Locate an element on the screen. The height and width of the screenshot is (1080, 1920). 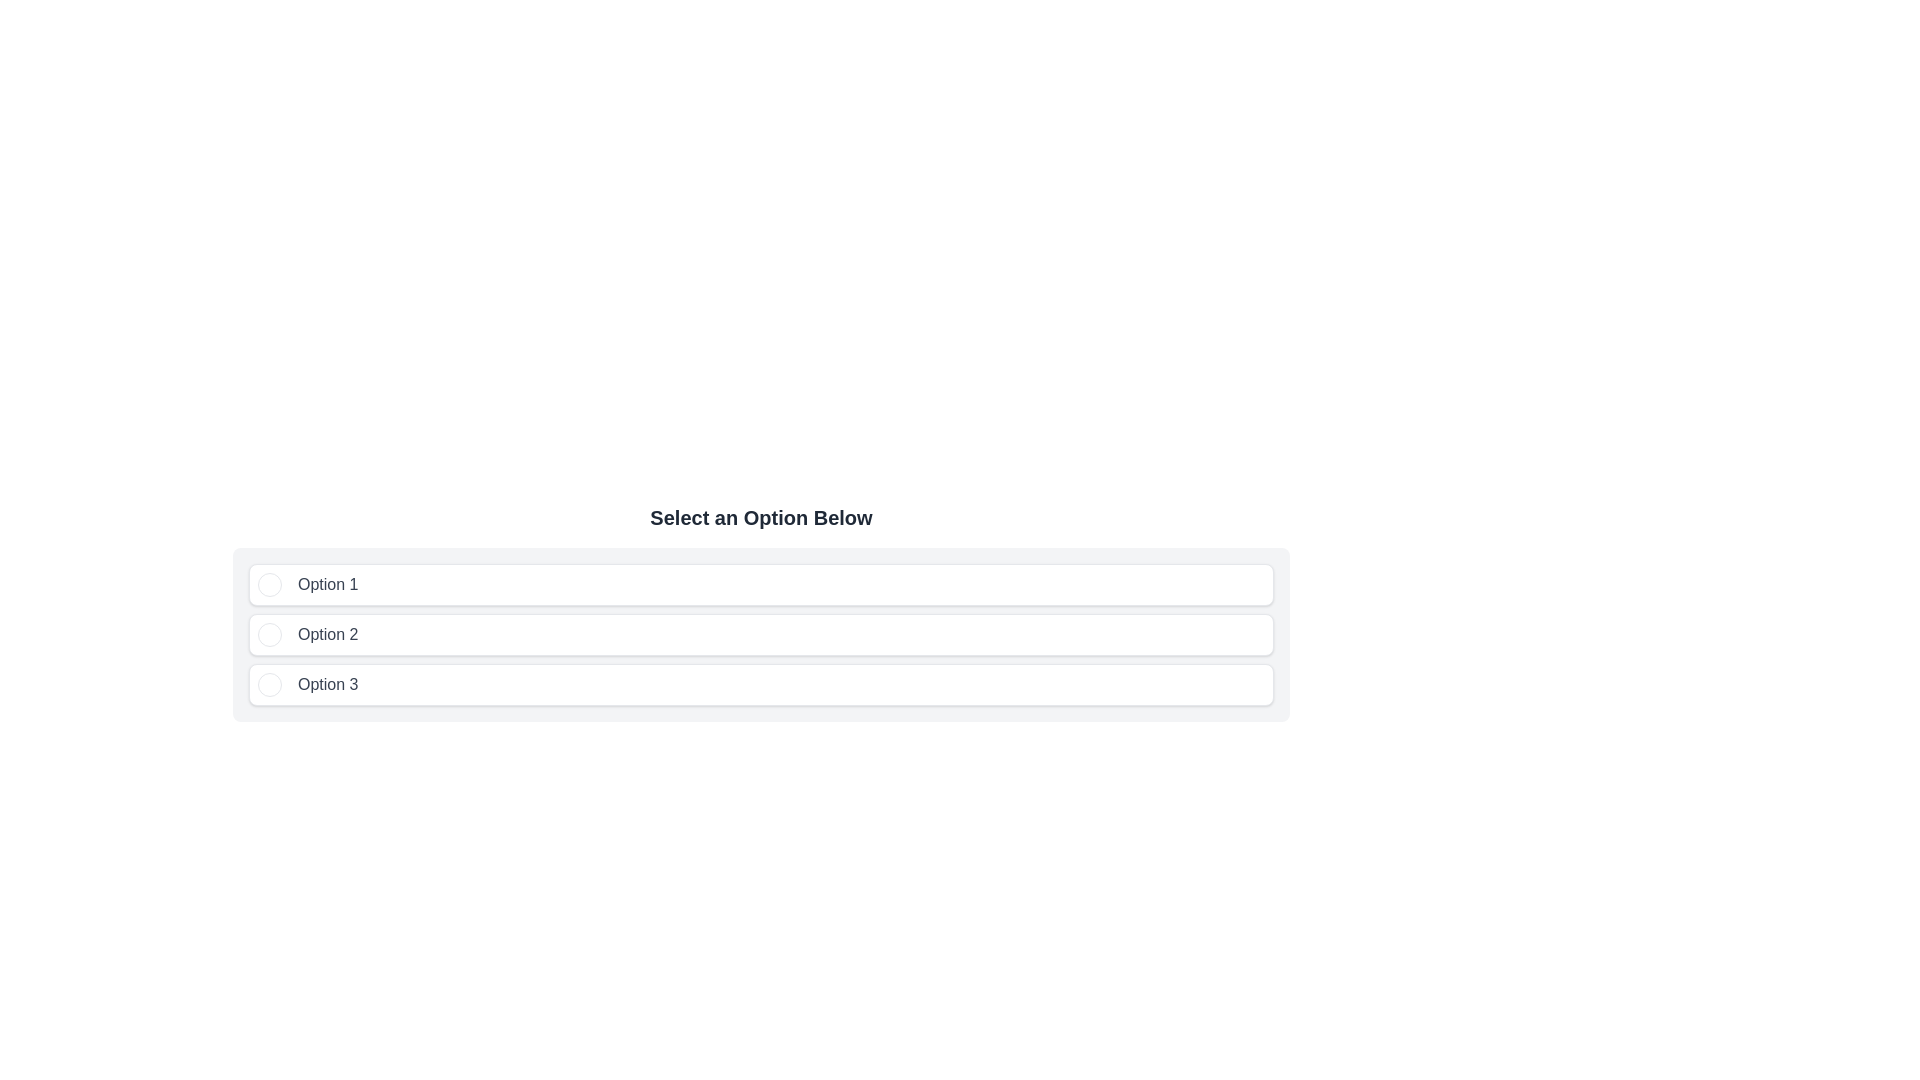
the text label 'Option 2' is located at coordinates (328, 635).